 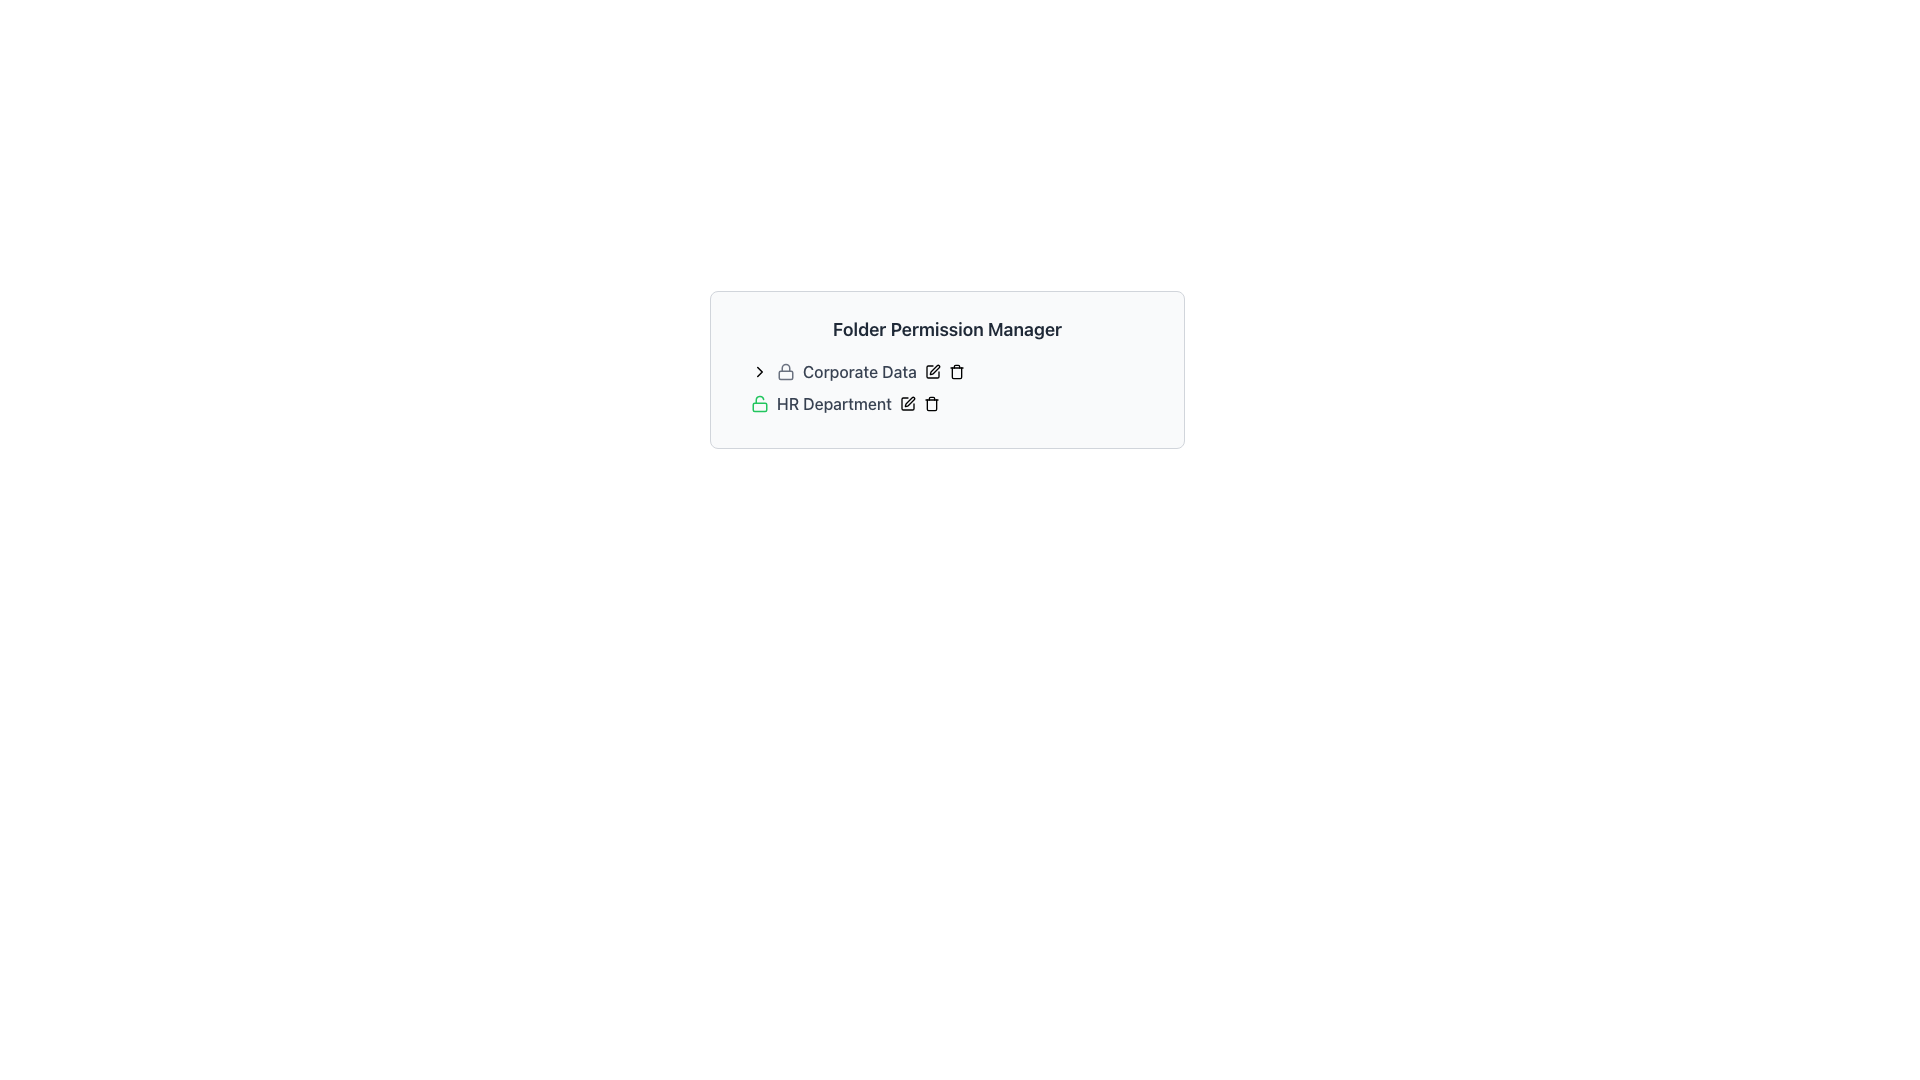 What do you see at coordinates (931, 371) in the screenshot?
I see `the decorative edit icon located to the right of the 'Corporate Data' text in the 'Folder Permission Manager' interface` at bounding box center [931, 371].